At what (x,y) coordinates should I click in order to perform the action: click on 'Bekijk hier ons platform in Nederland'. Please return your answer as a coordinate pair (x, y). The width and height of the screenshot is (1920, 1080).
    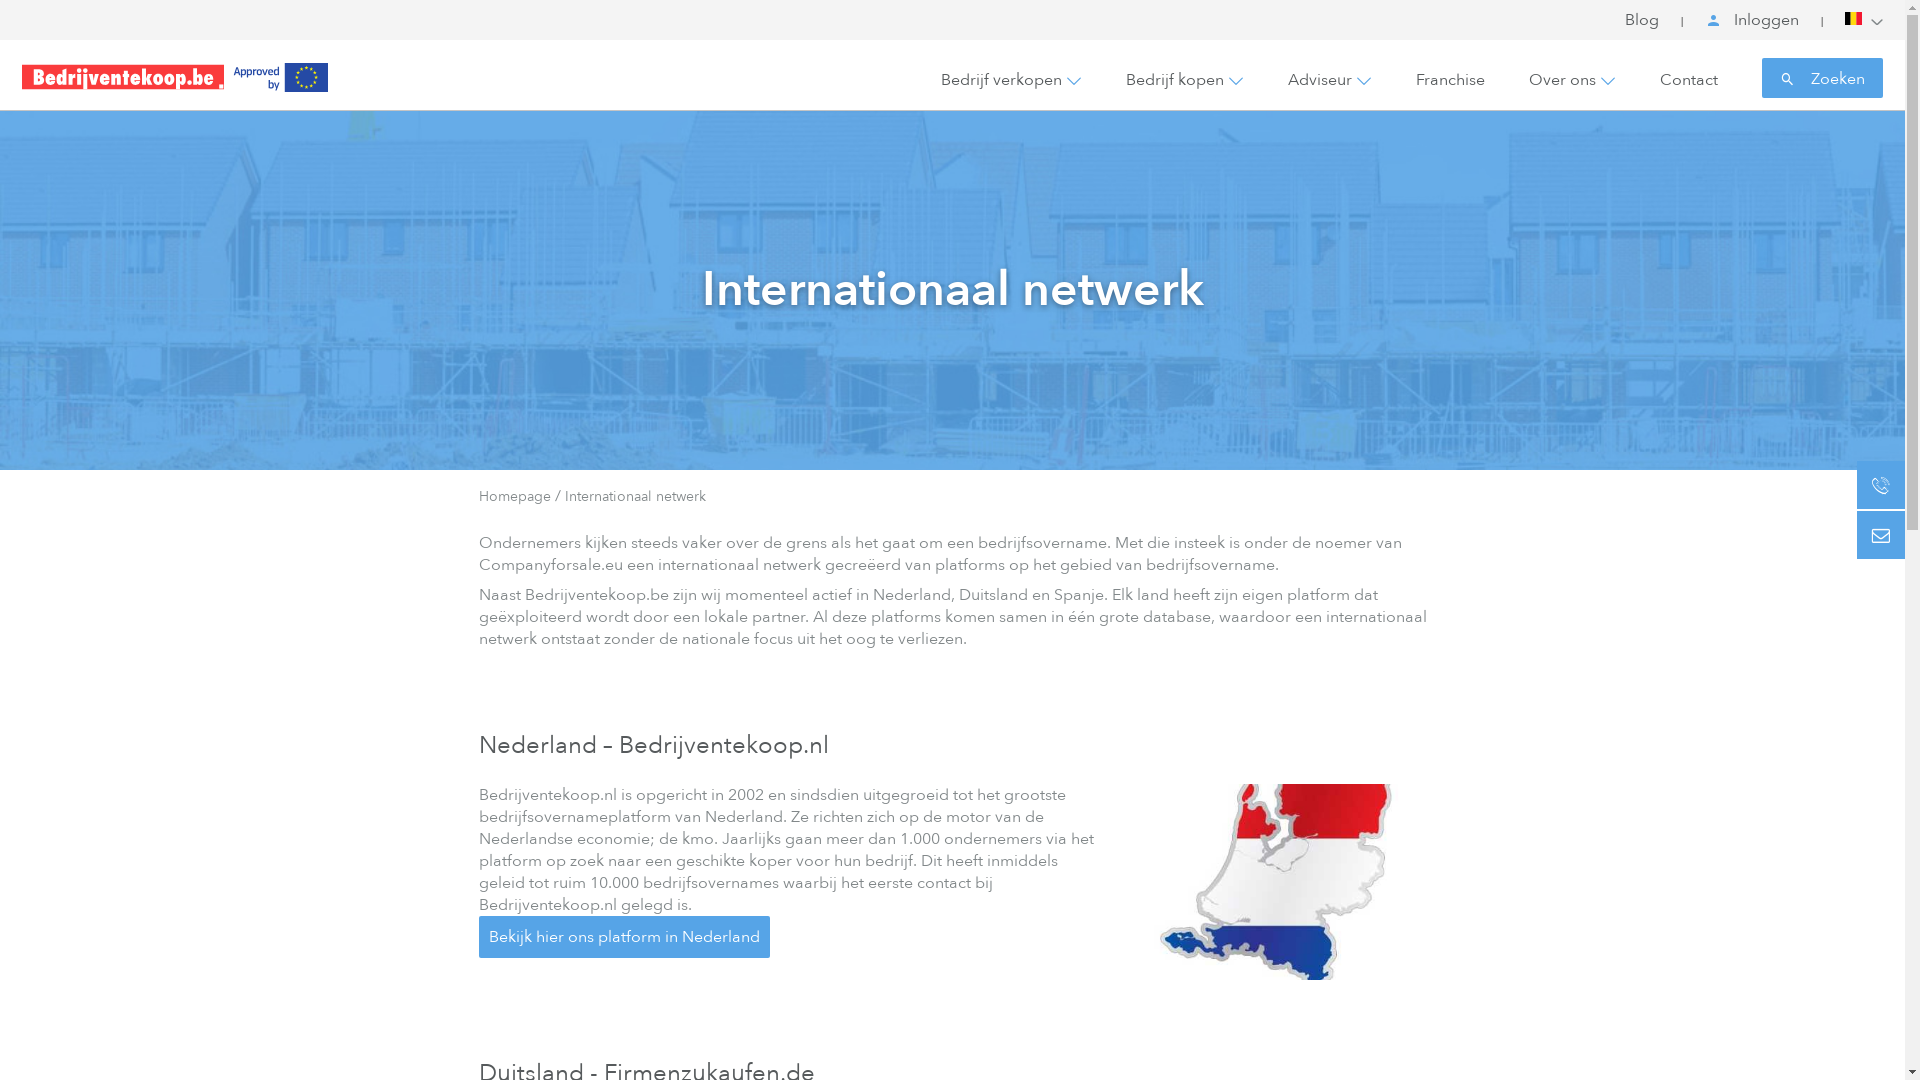
    Looking at the image, I should click on (622, 937).